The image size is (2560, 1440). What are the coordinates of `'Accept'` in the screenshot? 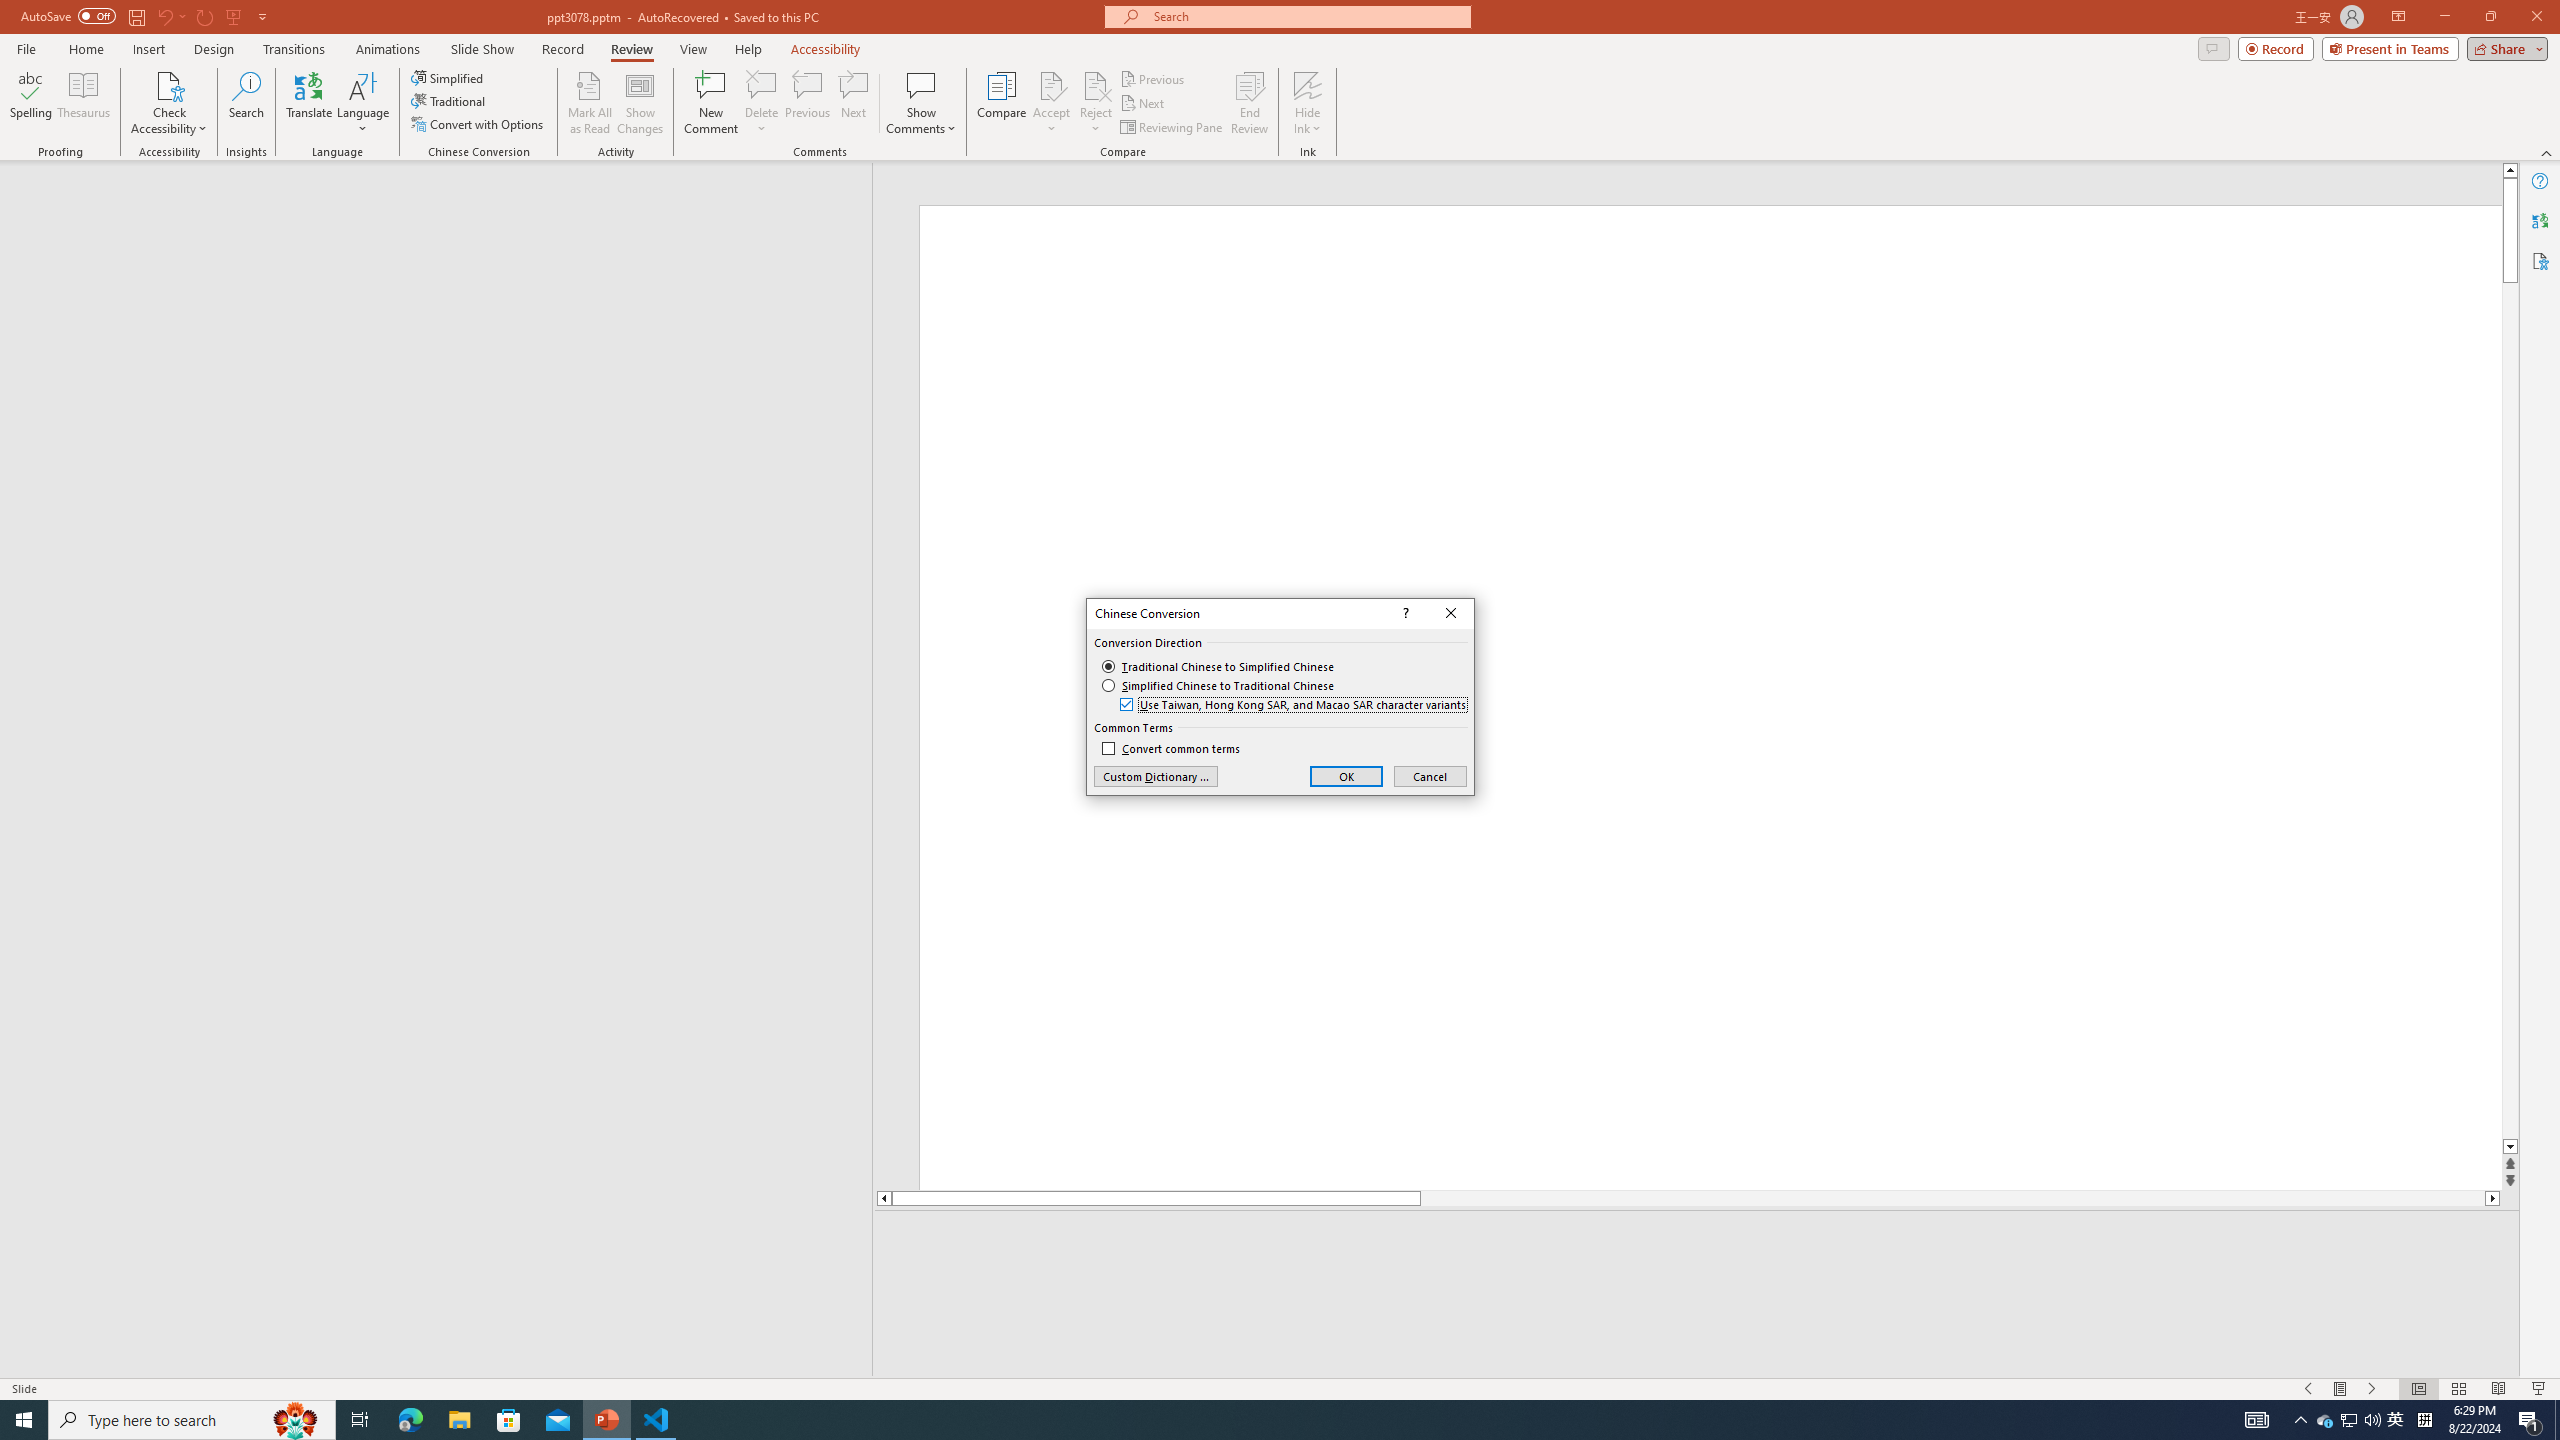 It's located at (1051, 103).